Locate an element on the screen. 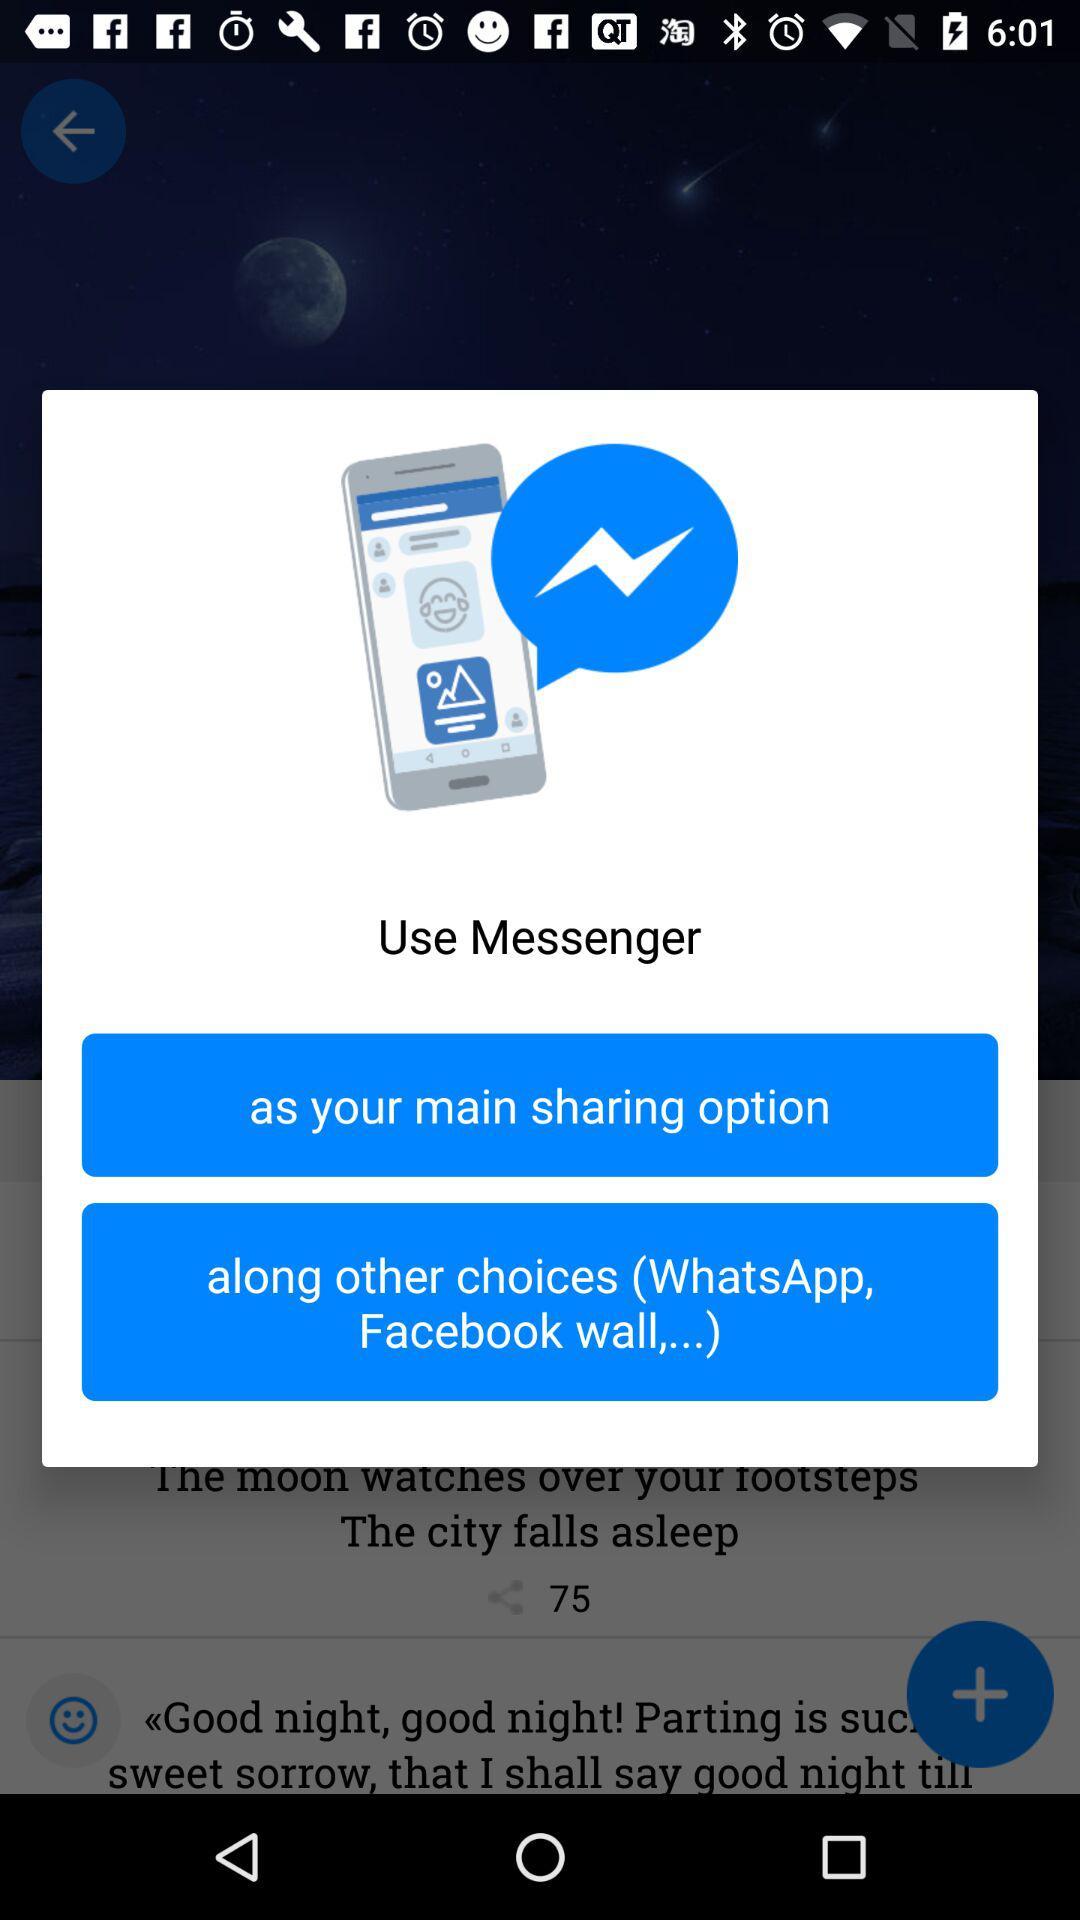  along other choices at the bottom is located at coordinates (540, 1301).